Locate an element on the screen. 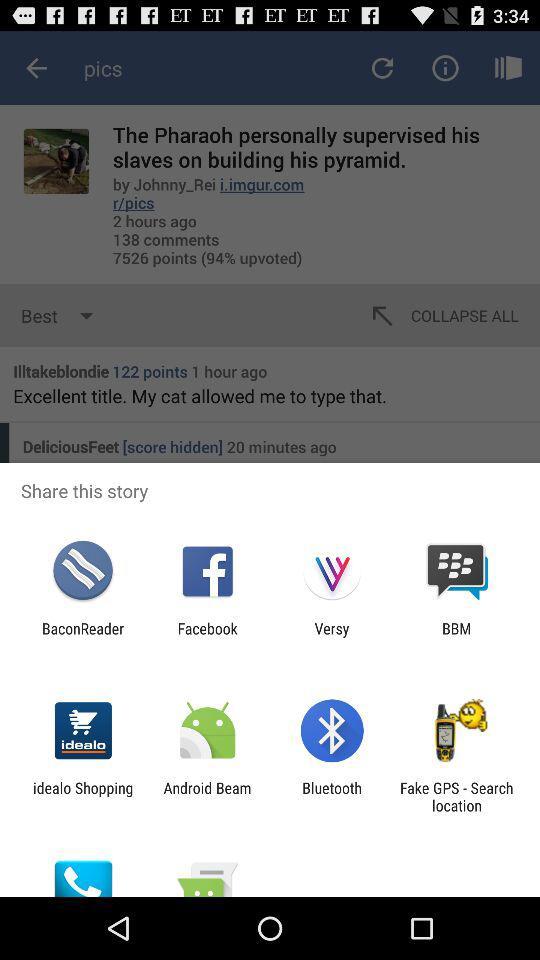  the icon to the left of the bluetooth is located at coordinates (206, 796).